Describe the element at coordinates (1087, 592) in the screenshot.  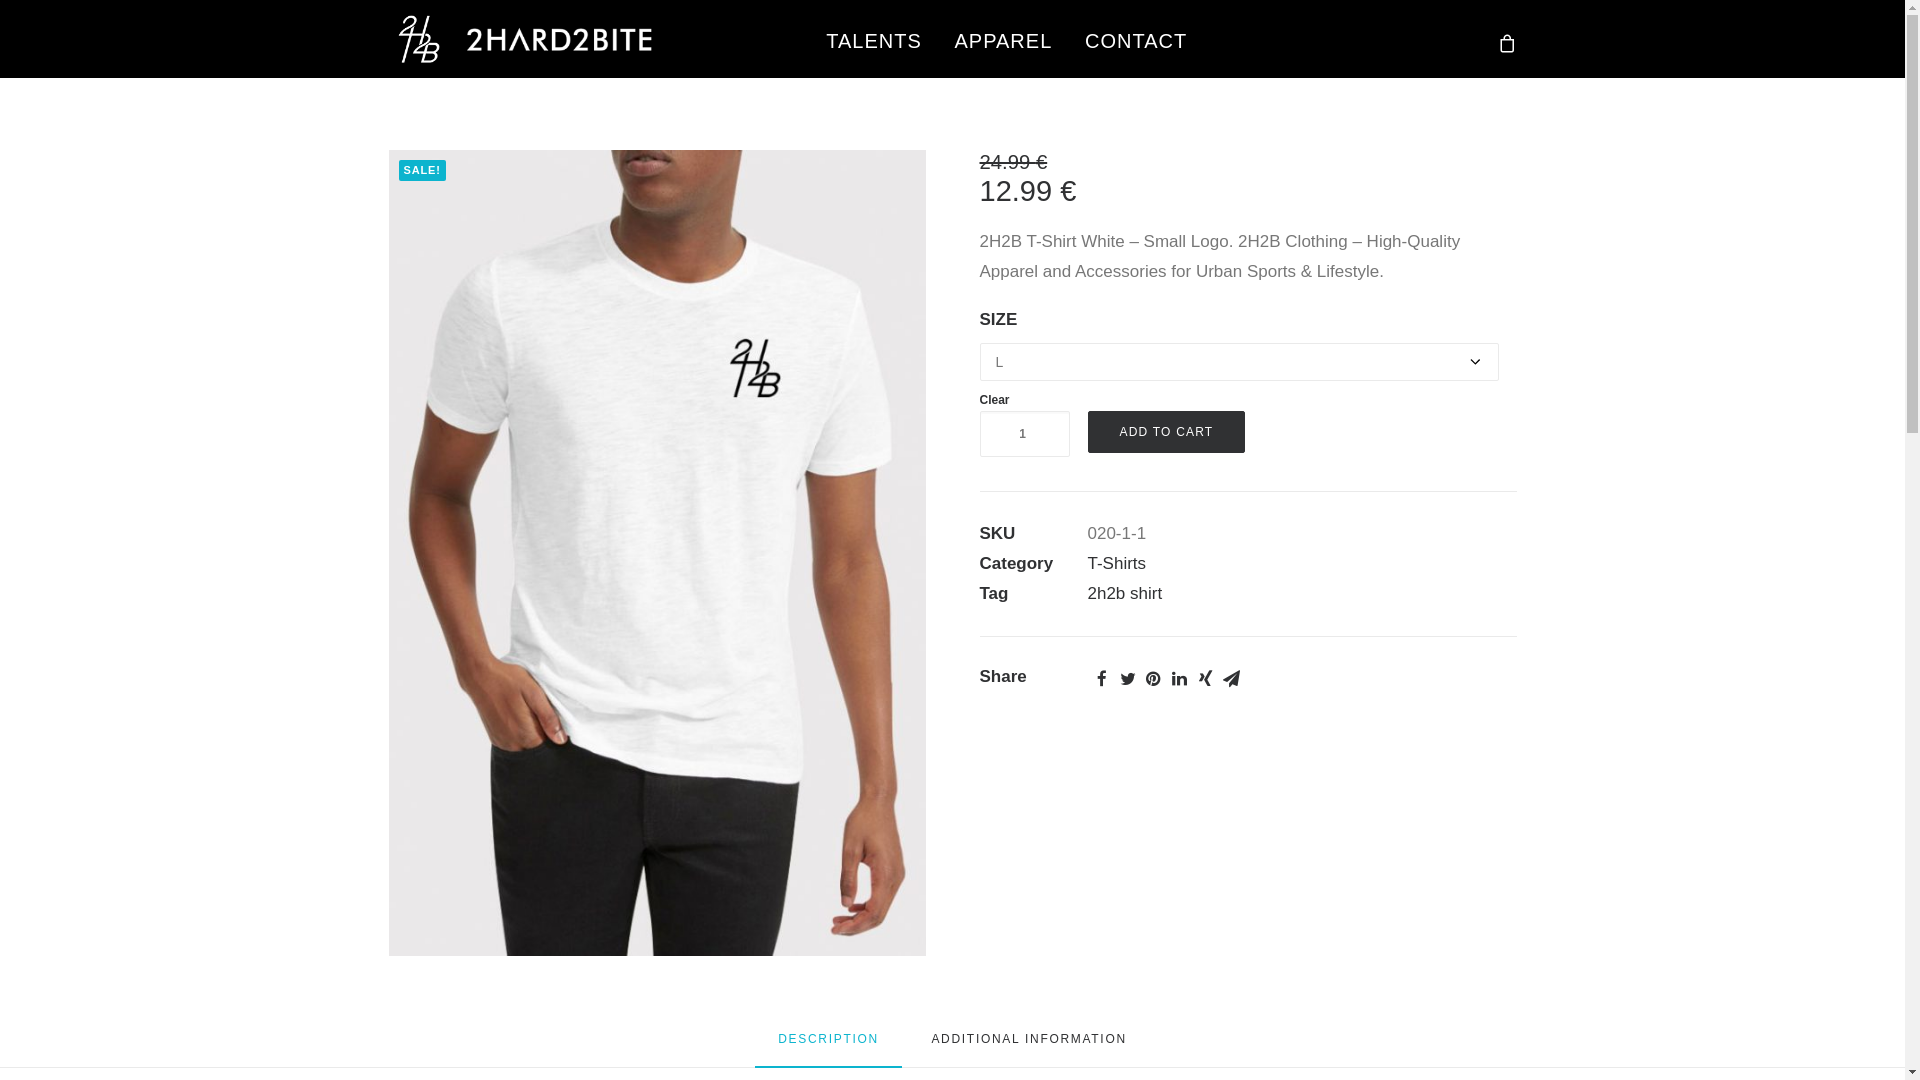
I see `'2h2b shirt'` at that location.